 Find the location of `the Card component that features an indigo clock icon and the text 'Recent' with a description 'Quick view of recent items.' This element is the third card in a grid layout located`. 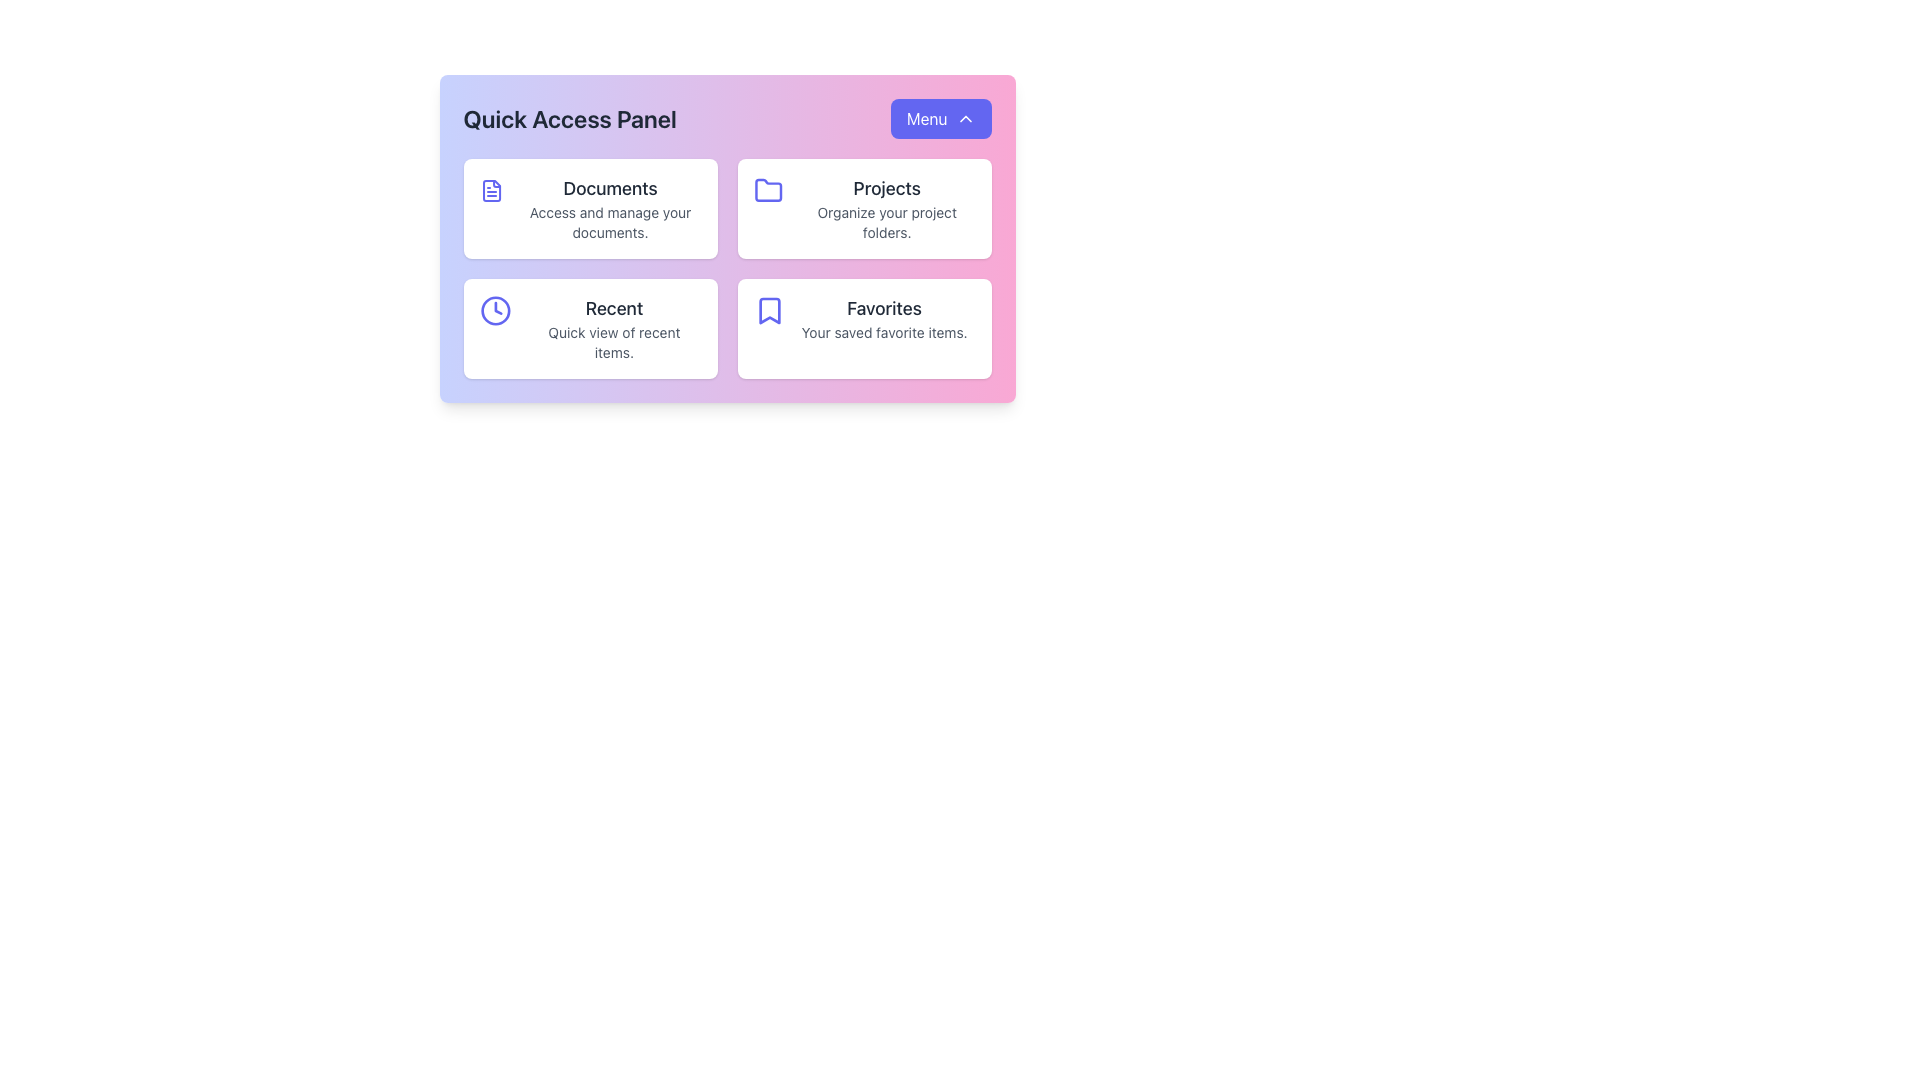

the Card component that features an indigo clock icon and the text 'Recent' with a description 'Quick view of recent items.' This element is the third card in a grid layout located is located at coordinates (589, 327).